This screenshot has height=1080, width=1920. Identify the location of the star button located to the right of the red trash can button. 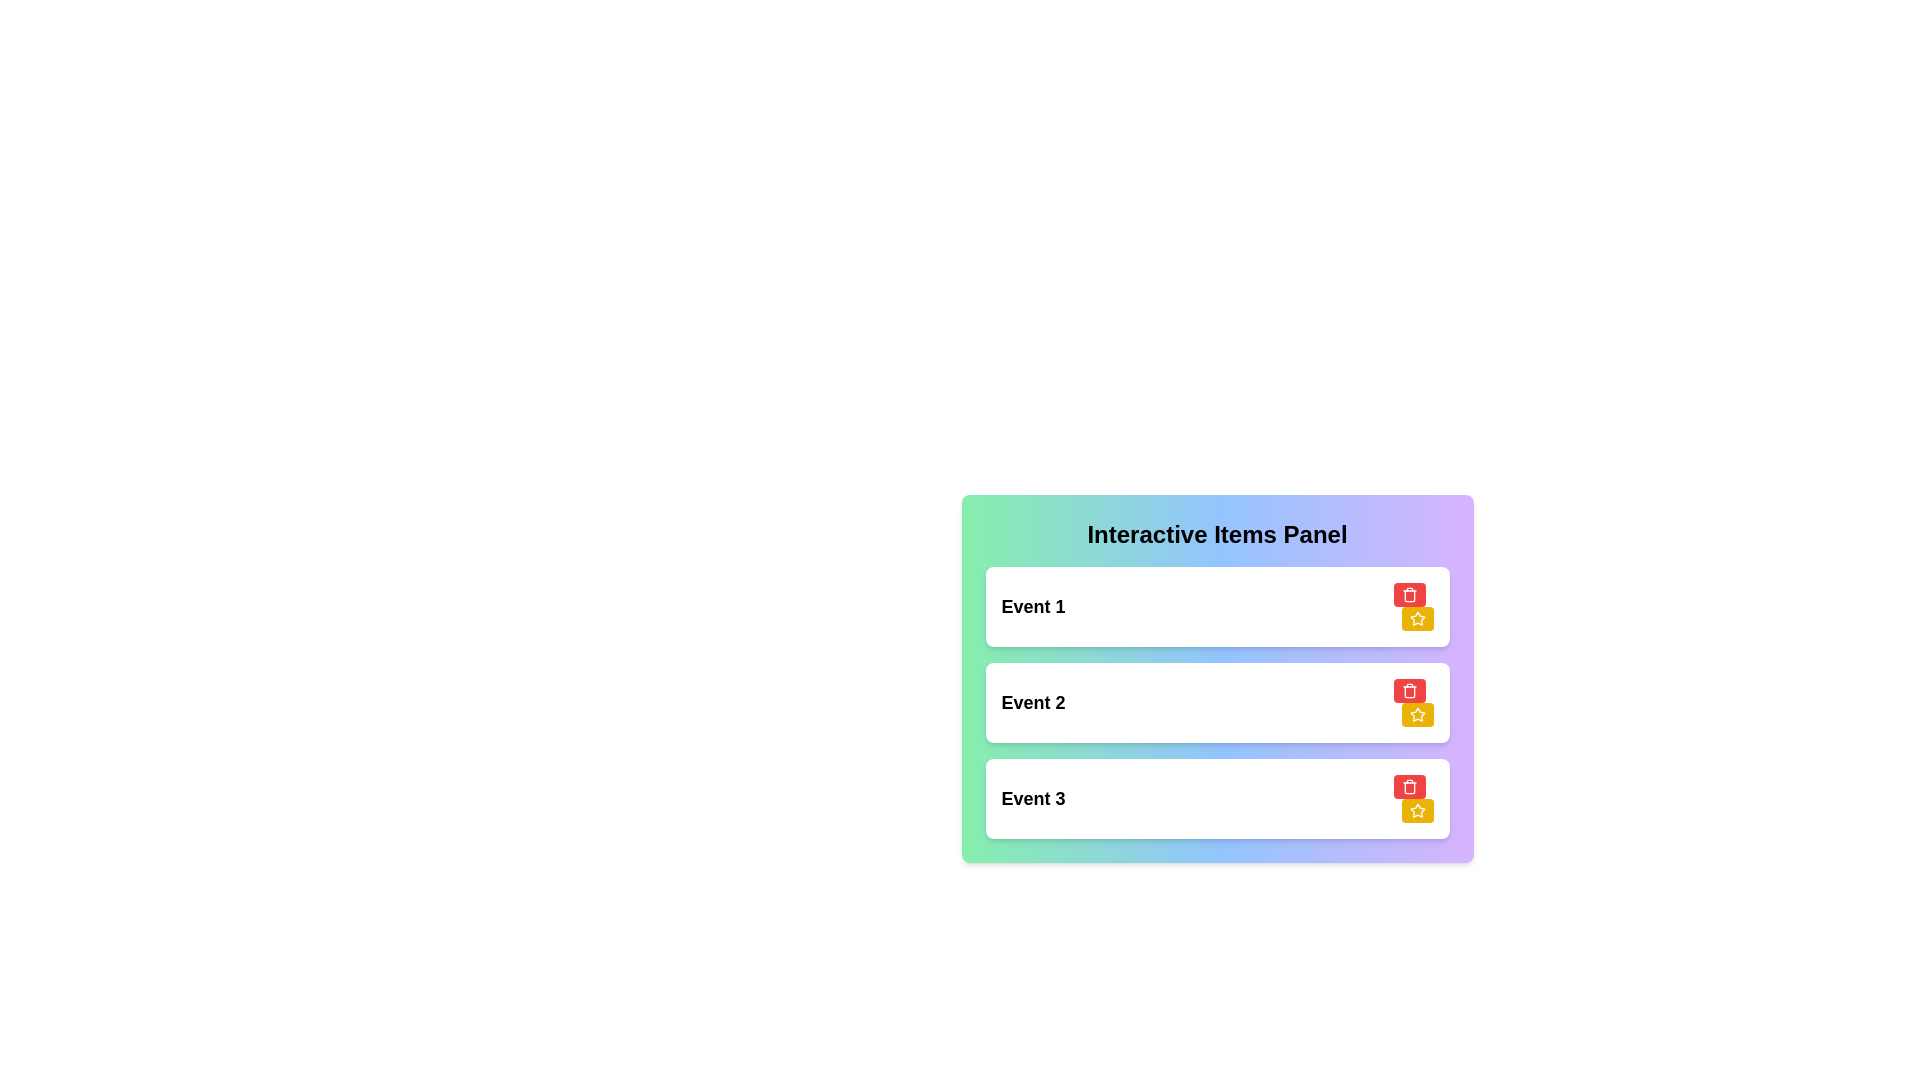
(1416, 617).